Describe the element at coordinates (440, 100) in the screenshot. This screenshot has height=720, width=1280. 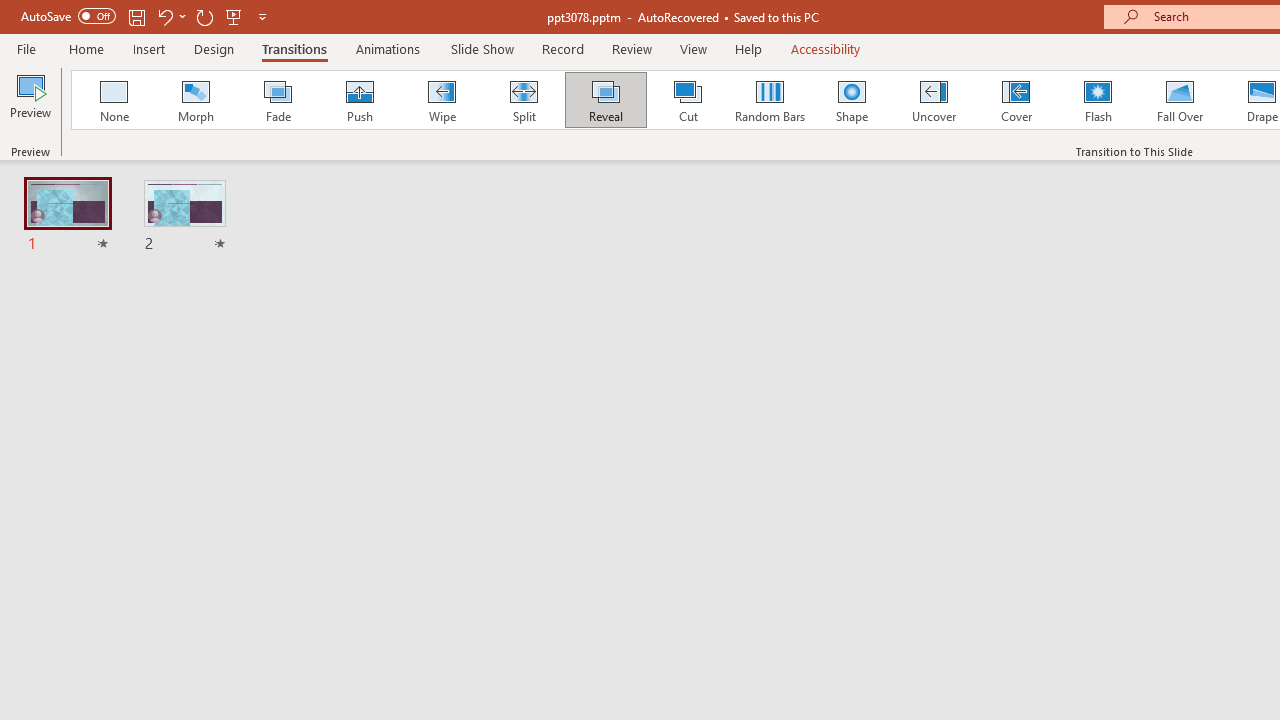
I see `'Wipe'` at that location.